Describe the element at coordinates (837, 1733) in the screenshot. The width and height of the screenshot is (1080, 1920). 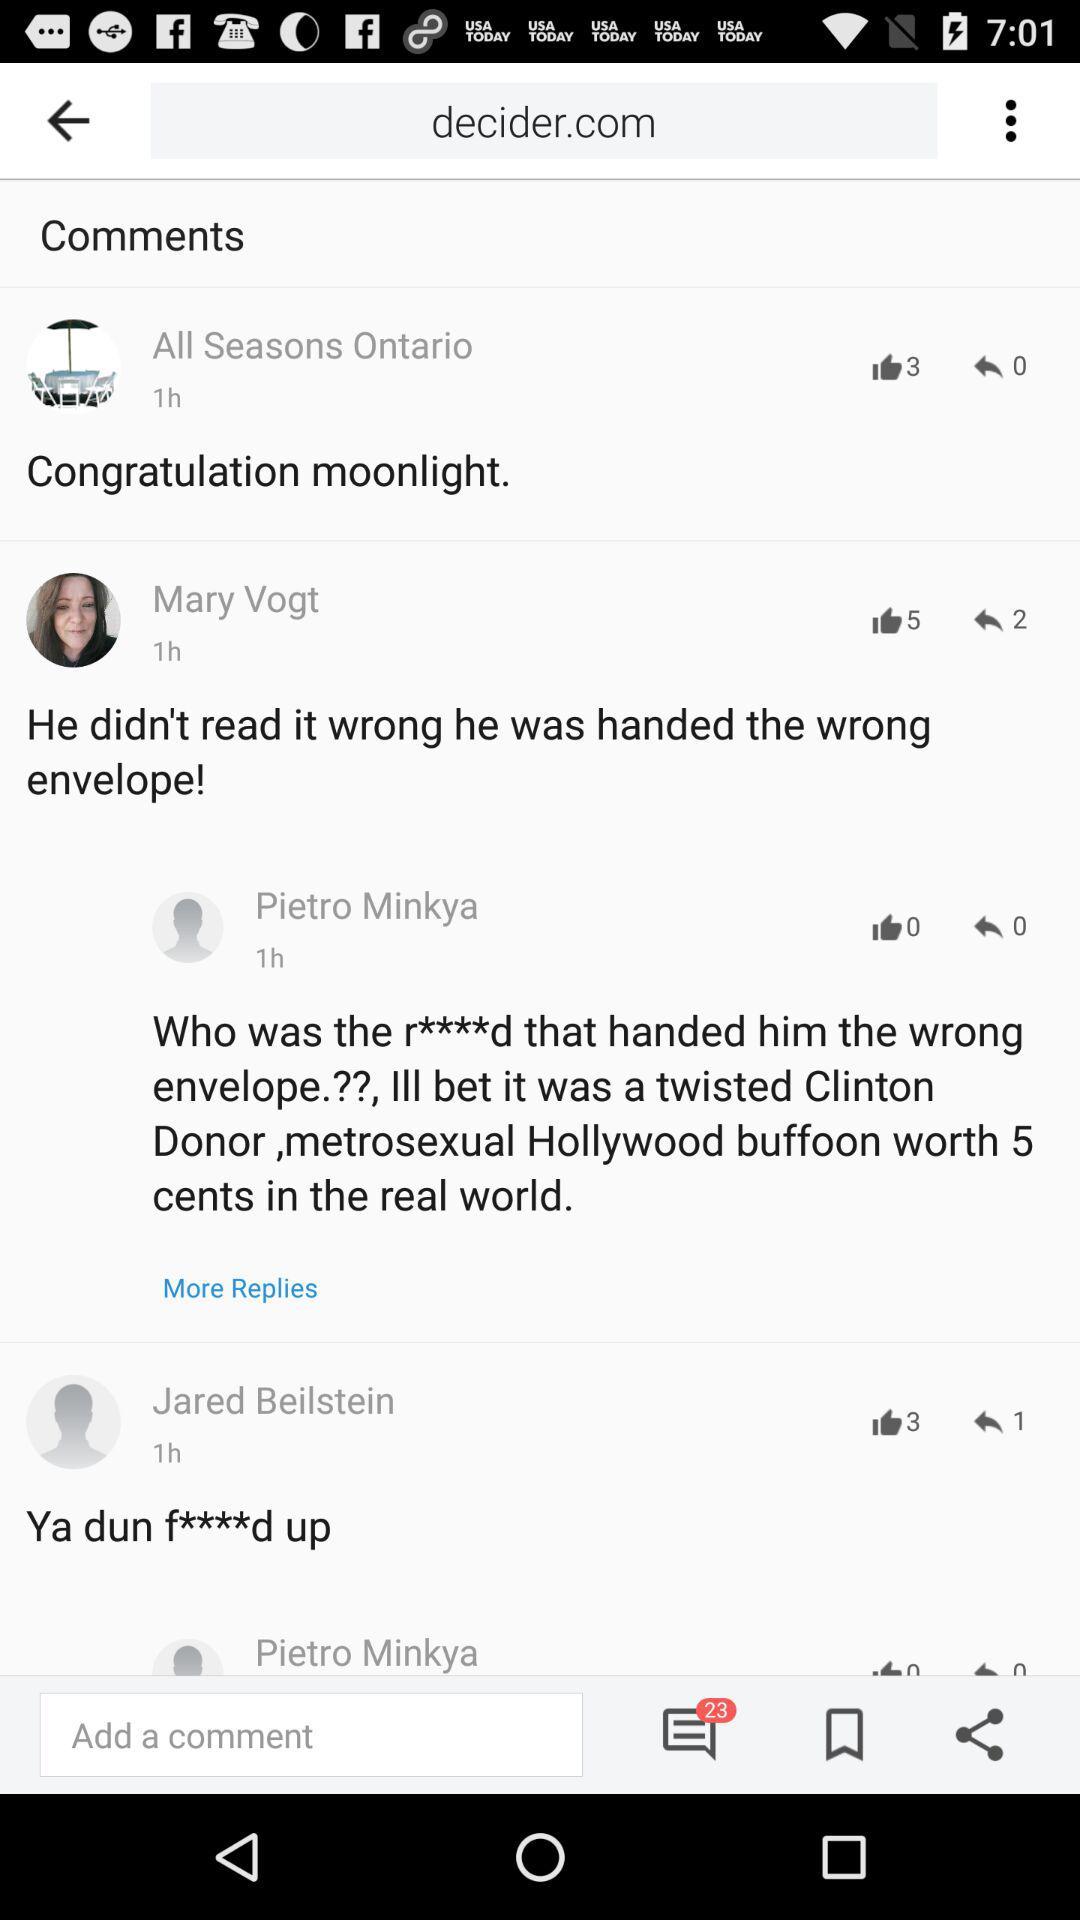
I see `saved news button` at that location.